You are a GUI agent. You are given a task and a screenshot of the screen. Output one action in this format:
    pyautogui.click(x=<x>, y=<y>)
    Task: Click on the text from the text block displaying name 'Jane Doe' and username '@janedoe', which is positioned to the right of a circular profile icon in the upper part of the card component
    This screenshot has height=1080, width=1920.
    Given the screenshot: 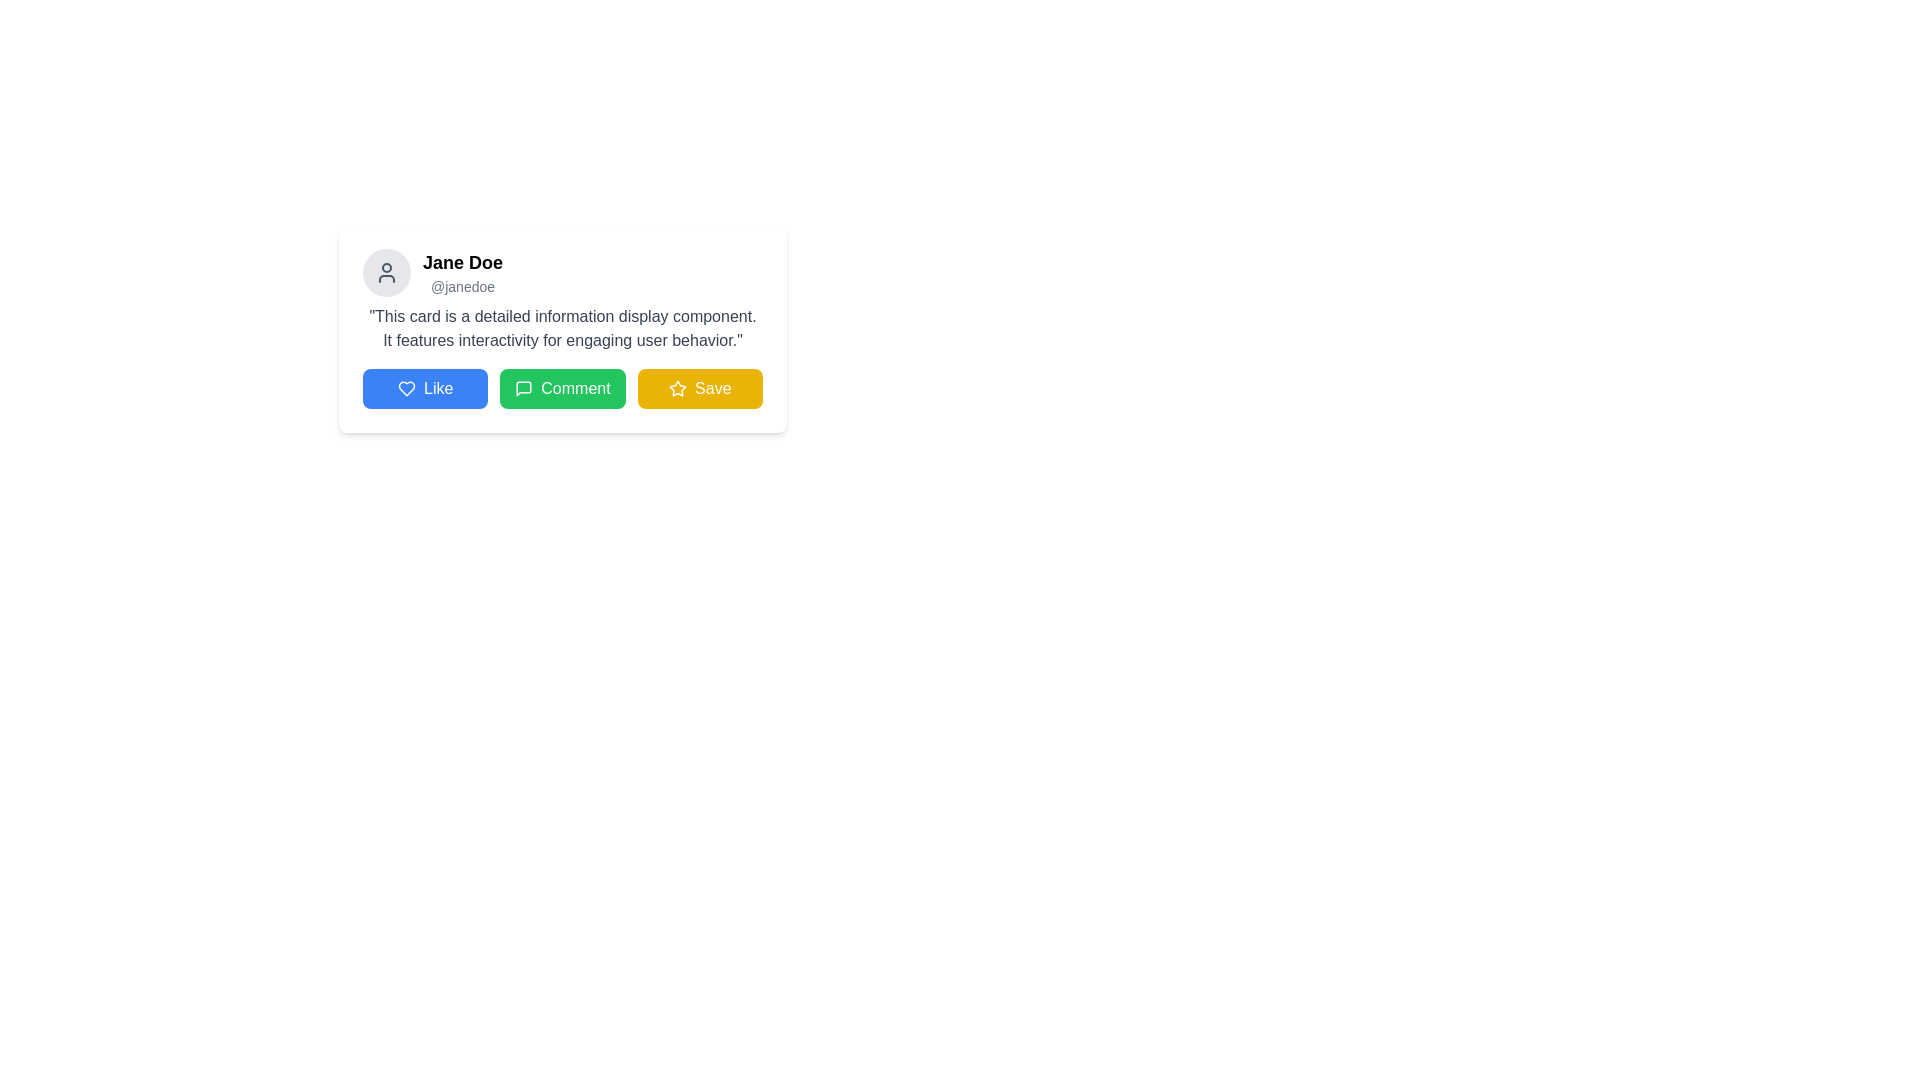 What is the action you would take?
    pyautogui.click(x=462, y=273)
    